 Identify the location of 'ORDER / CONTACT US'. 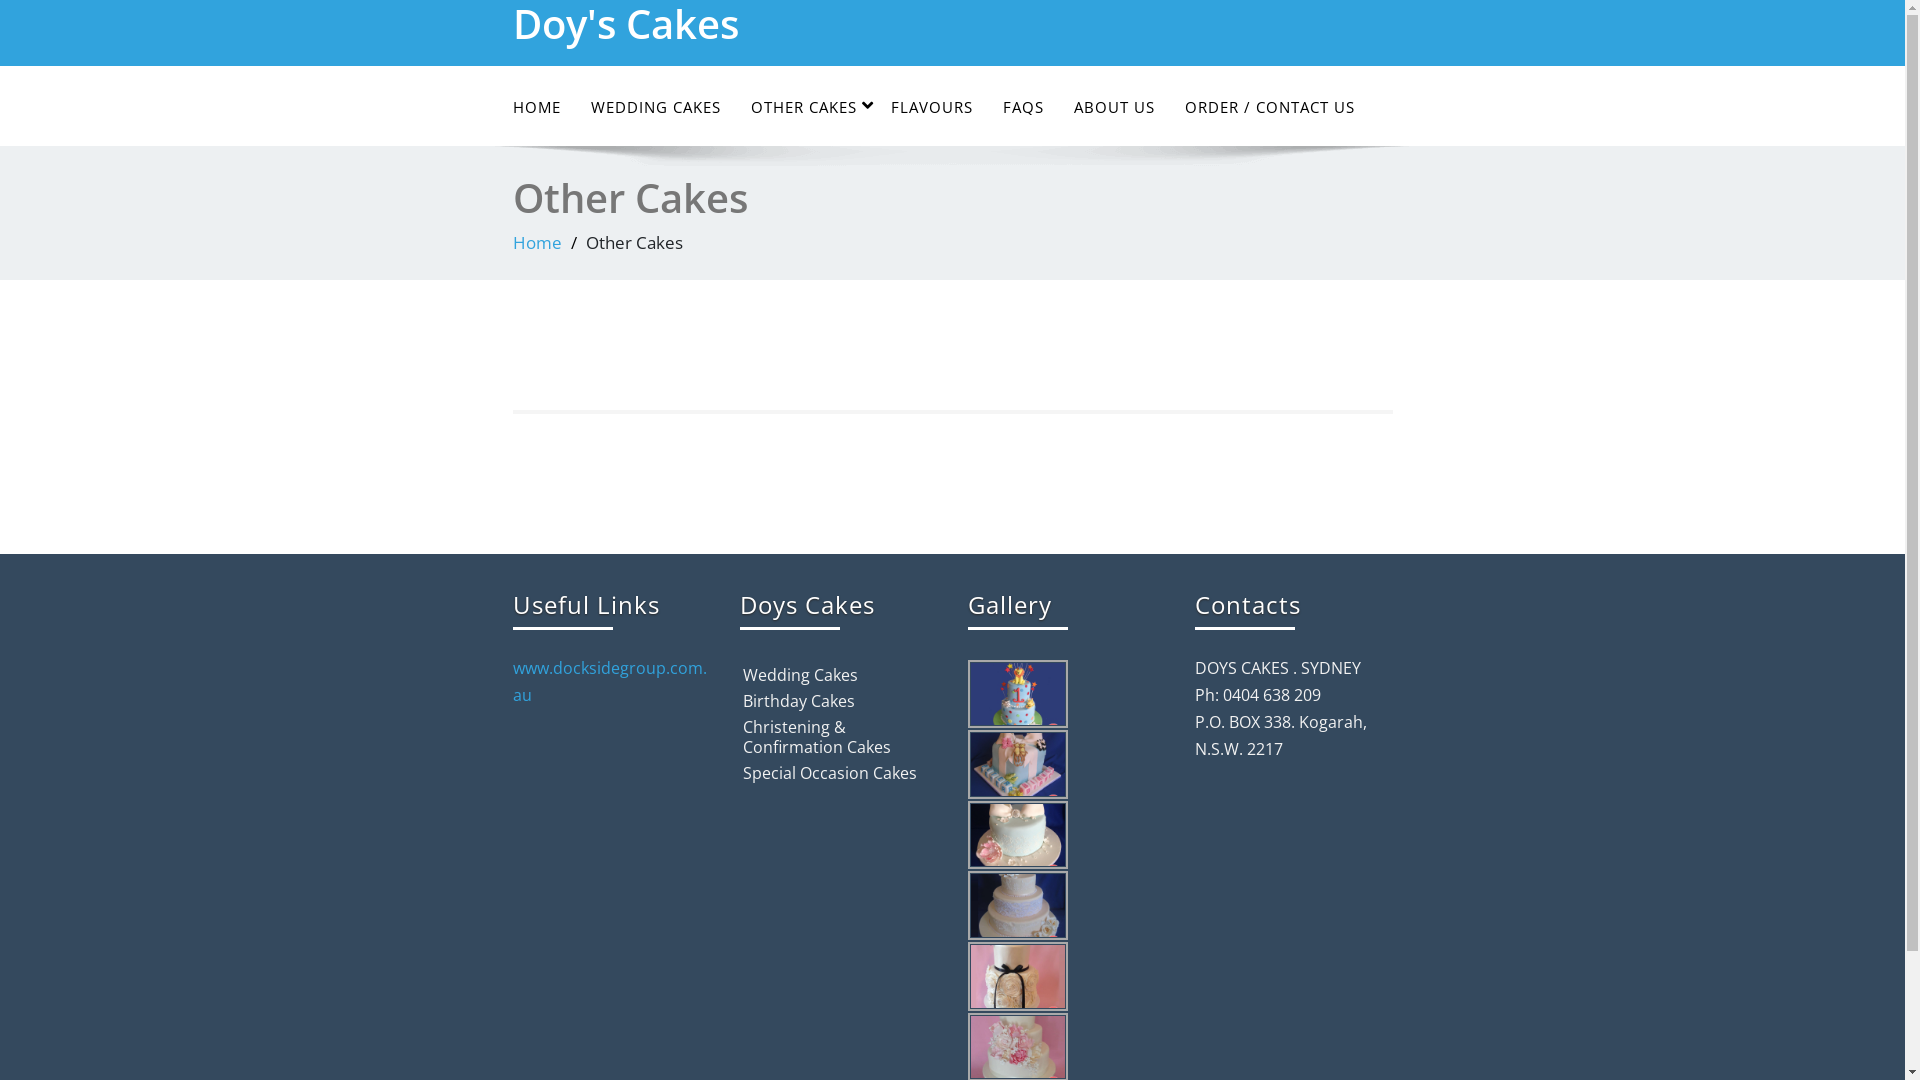
(1269, 107).